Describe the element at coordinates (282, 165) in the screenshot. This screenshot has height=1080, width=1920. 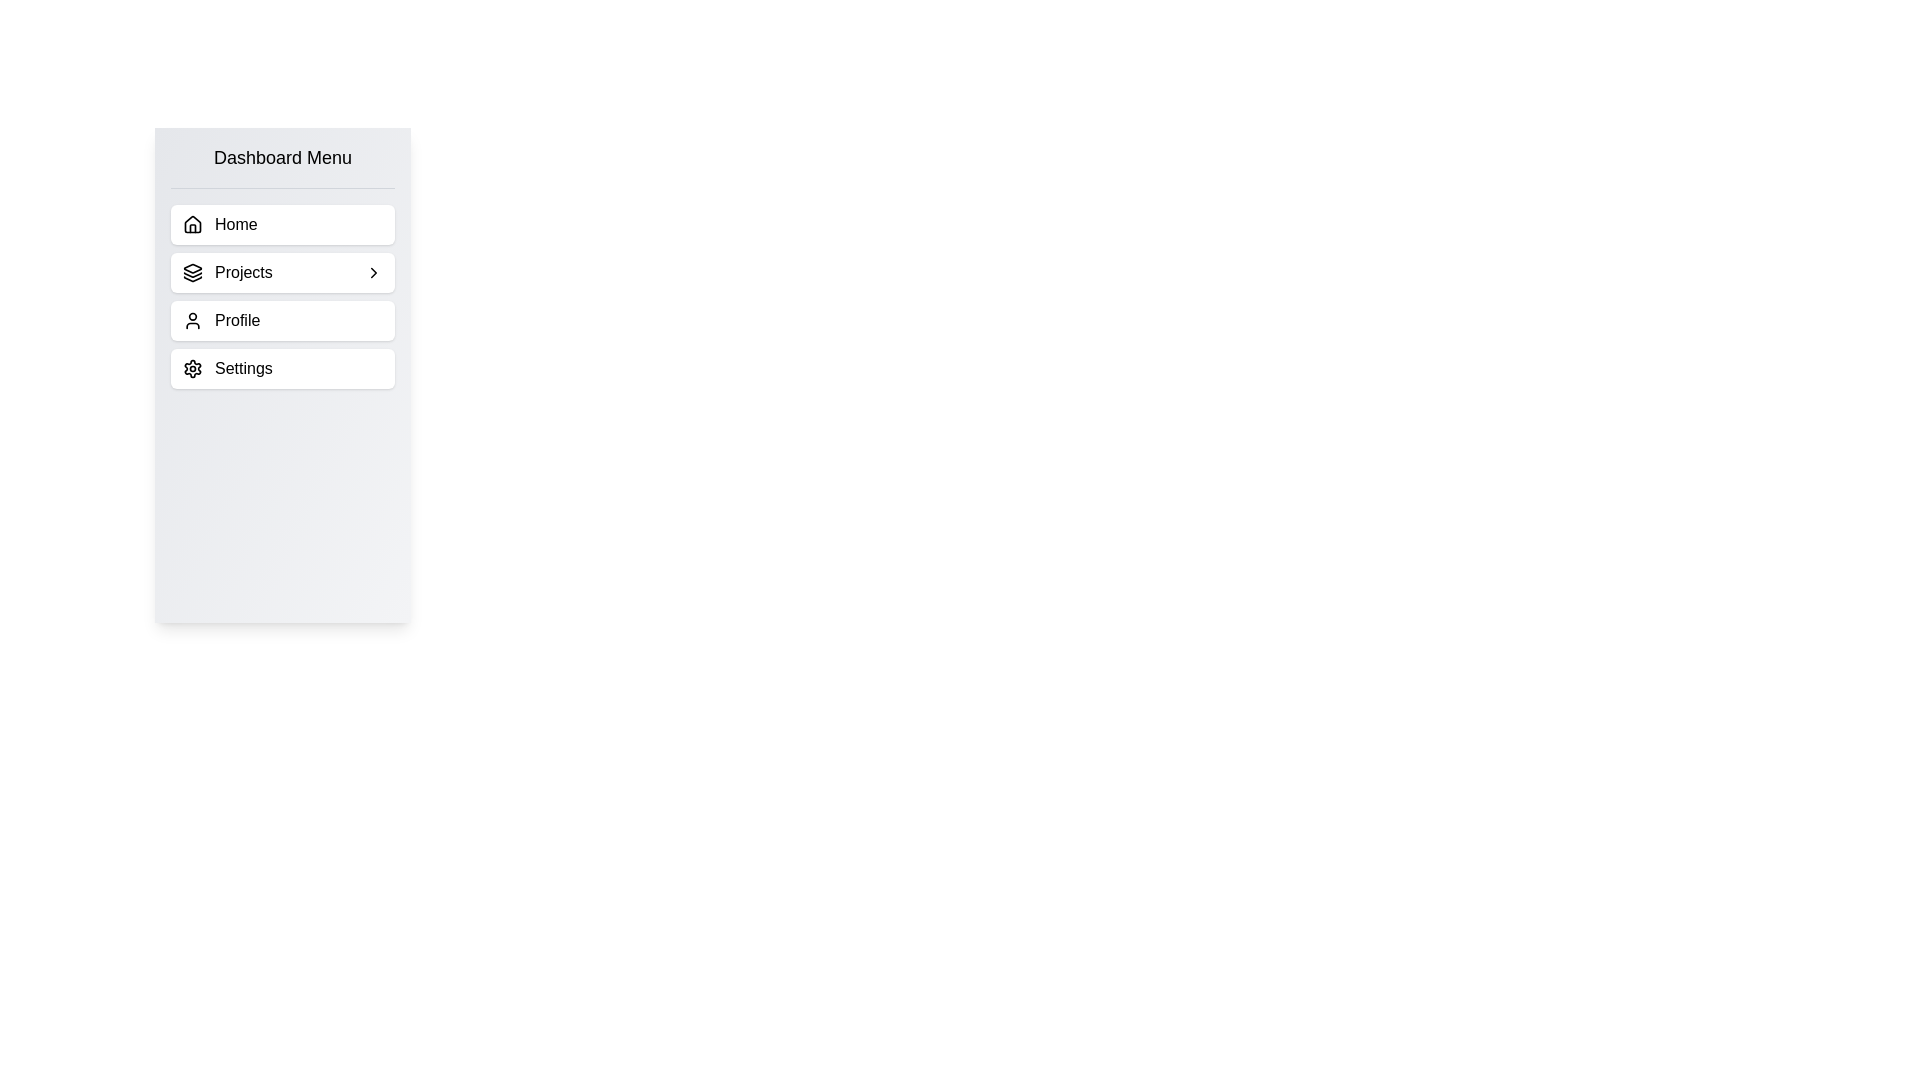
I see `the static text element that serves as the header for the navigation menu, located at the top of the vertical list structure` at that location.